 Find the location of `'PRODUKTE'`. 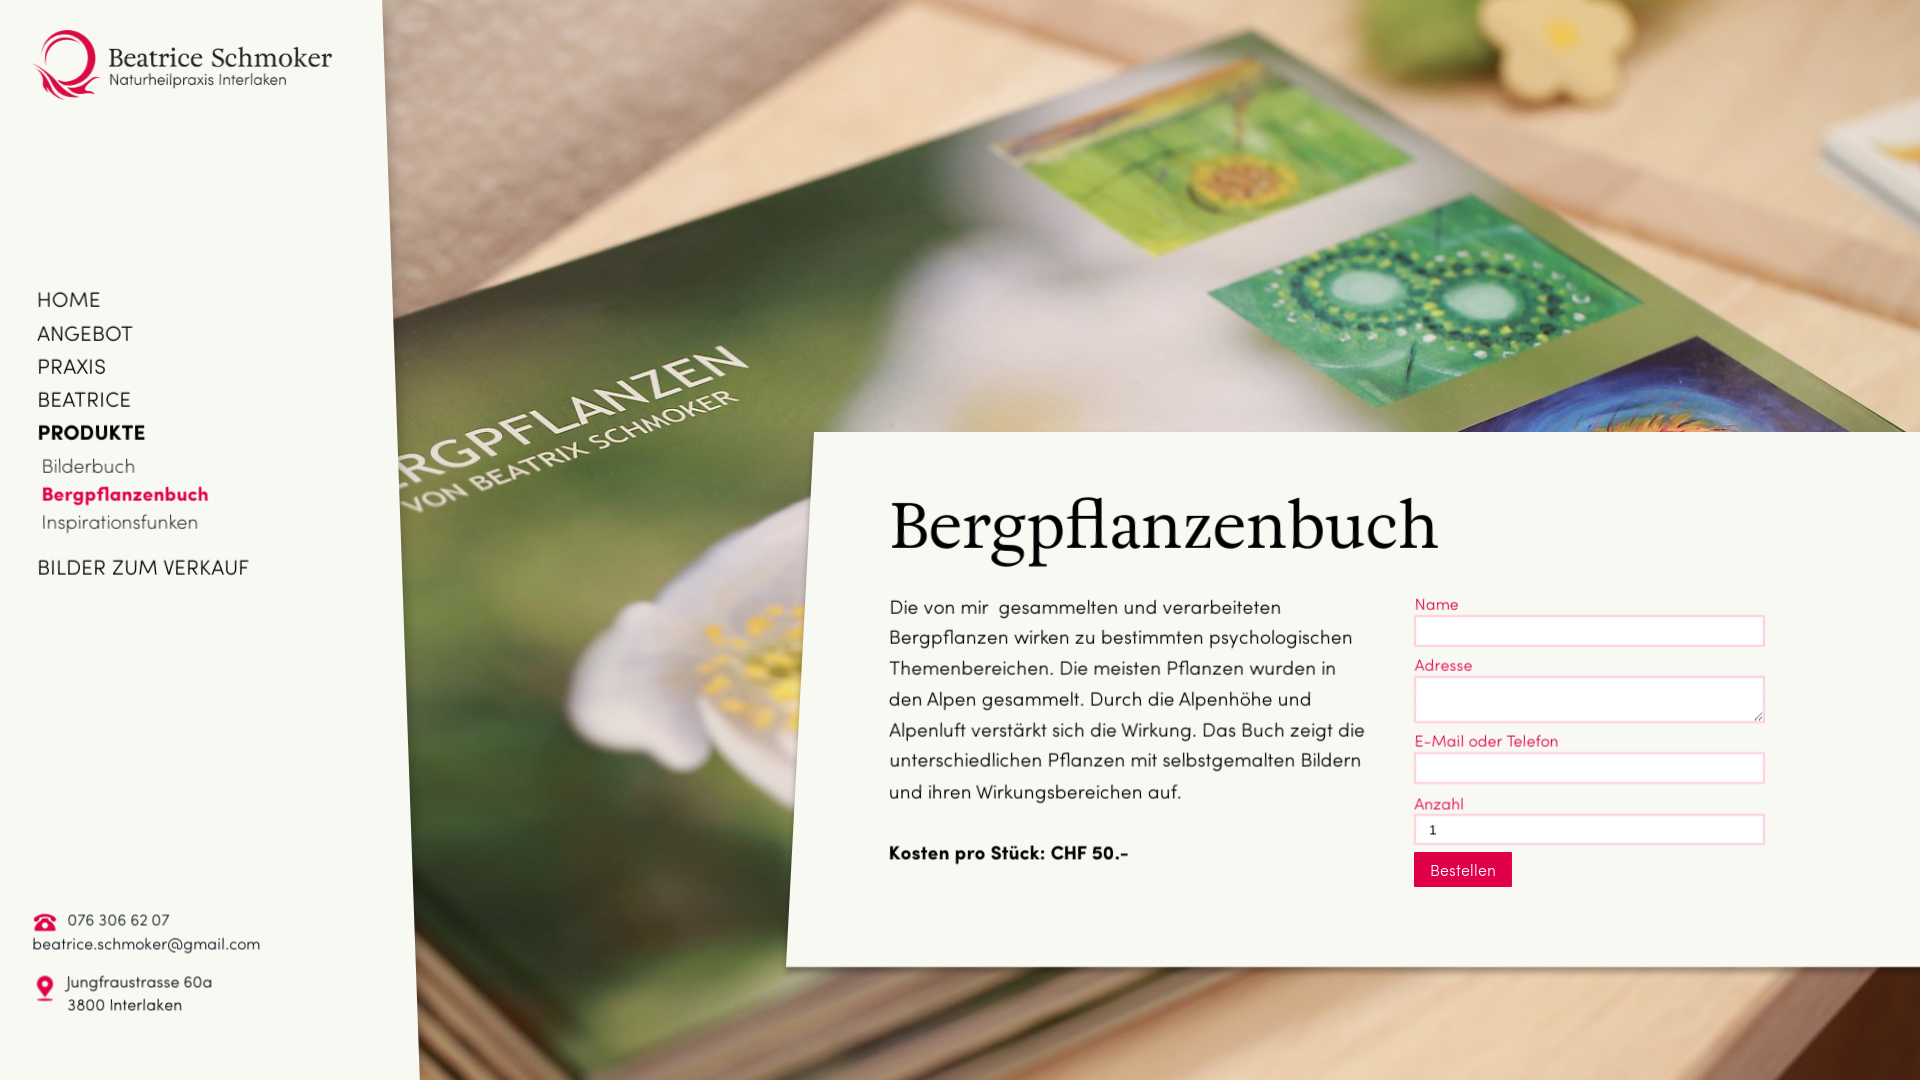

'PRODUKTE' is located at coordinates (90, 430).